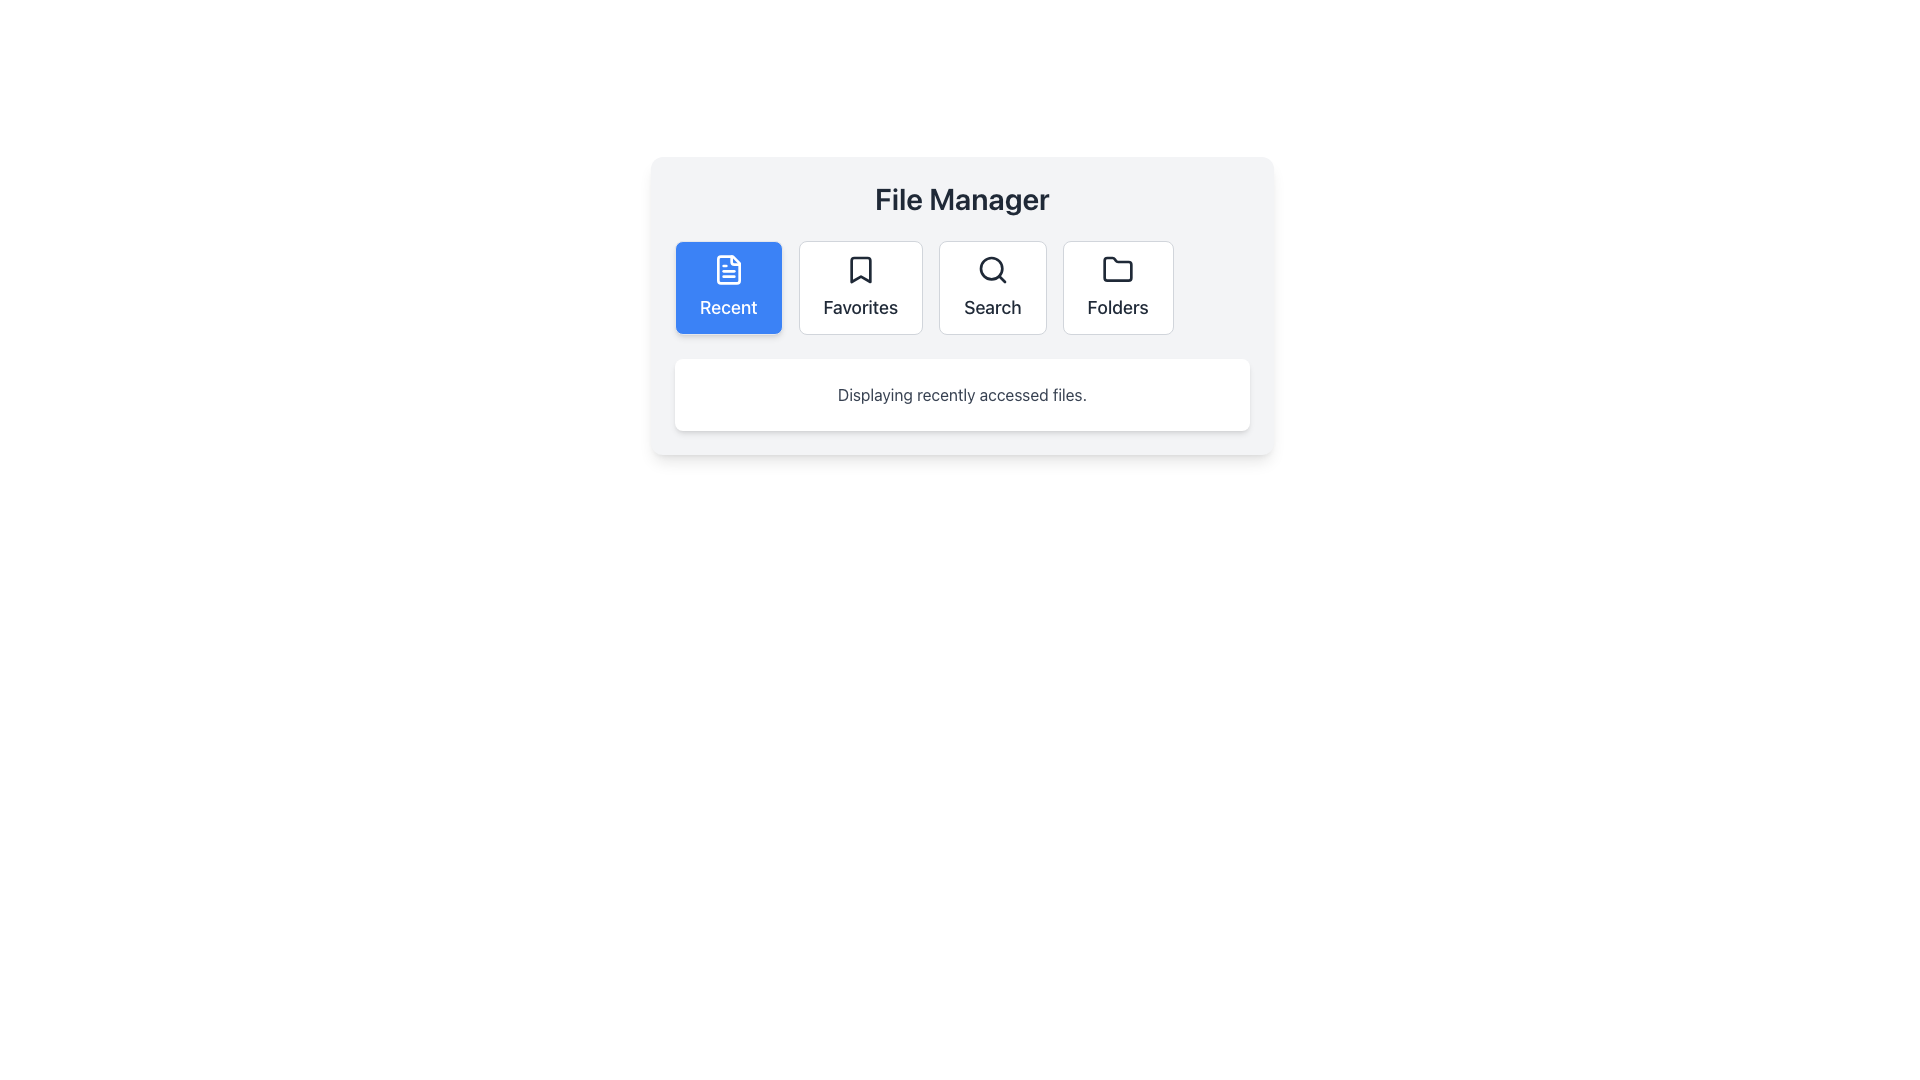  What do you see at coordinates (727, 270) in the screenshot?
I see `the 'Recent' button icon located at the leftmost position in the group of buttons at the top center of the 'File Manager' interface` at bounding box center [727, 270].